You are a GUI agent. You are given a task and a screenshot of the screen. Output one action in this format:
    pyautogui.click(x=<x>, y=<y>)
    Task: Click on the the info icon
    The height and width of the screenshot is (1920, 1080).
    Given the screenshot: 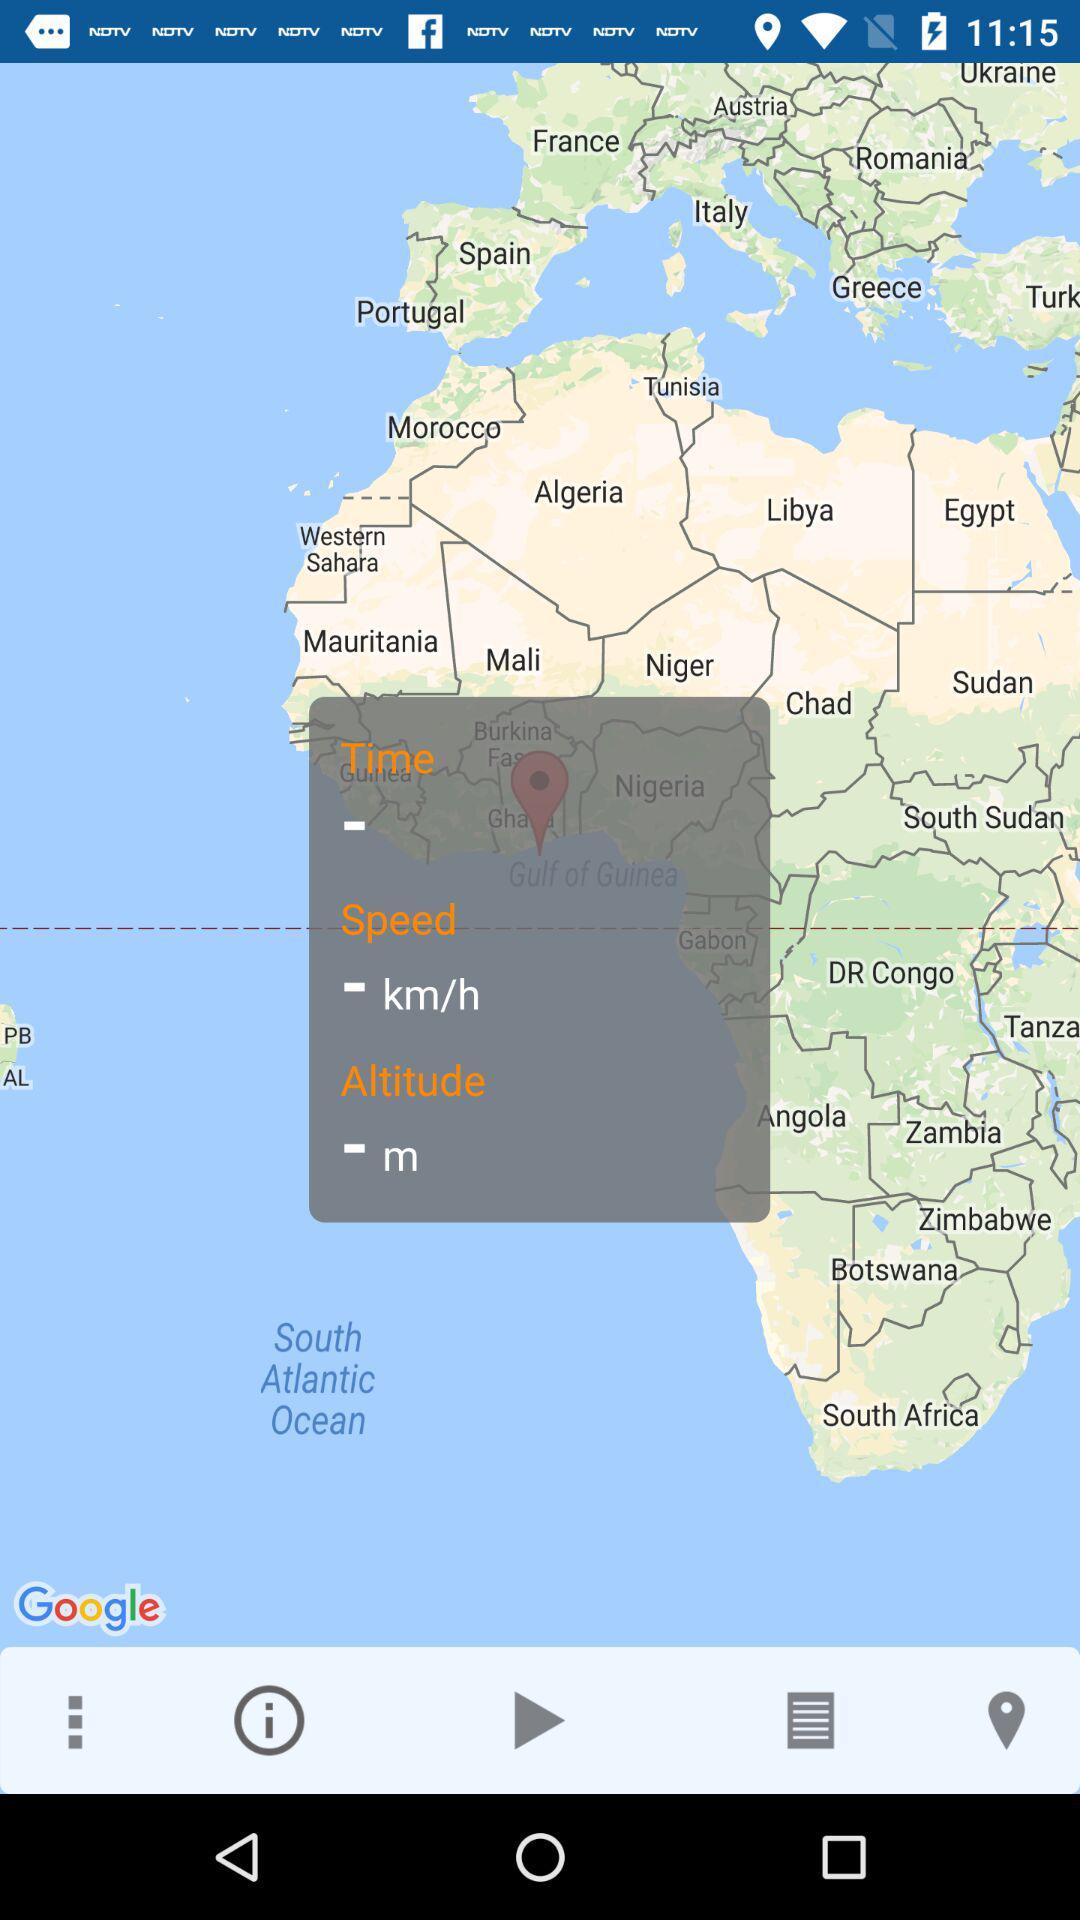 What is the action you would take?
    pyautogui.click(x=268, y=1719)
    